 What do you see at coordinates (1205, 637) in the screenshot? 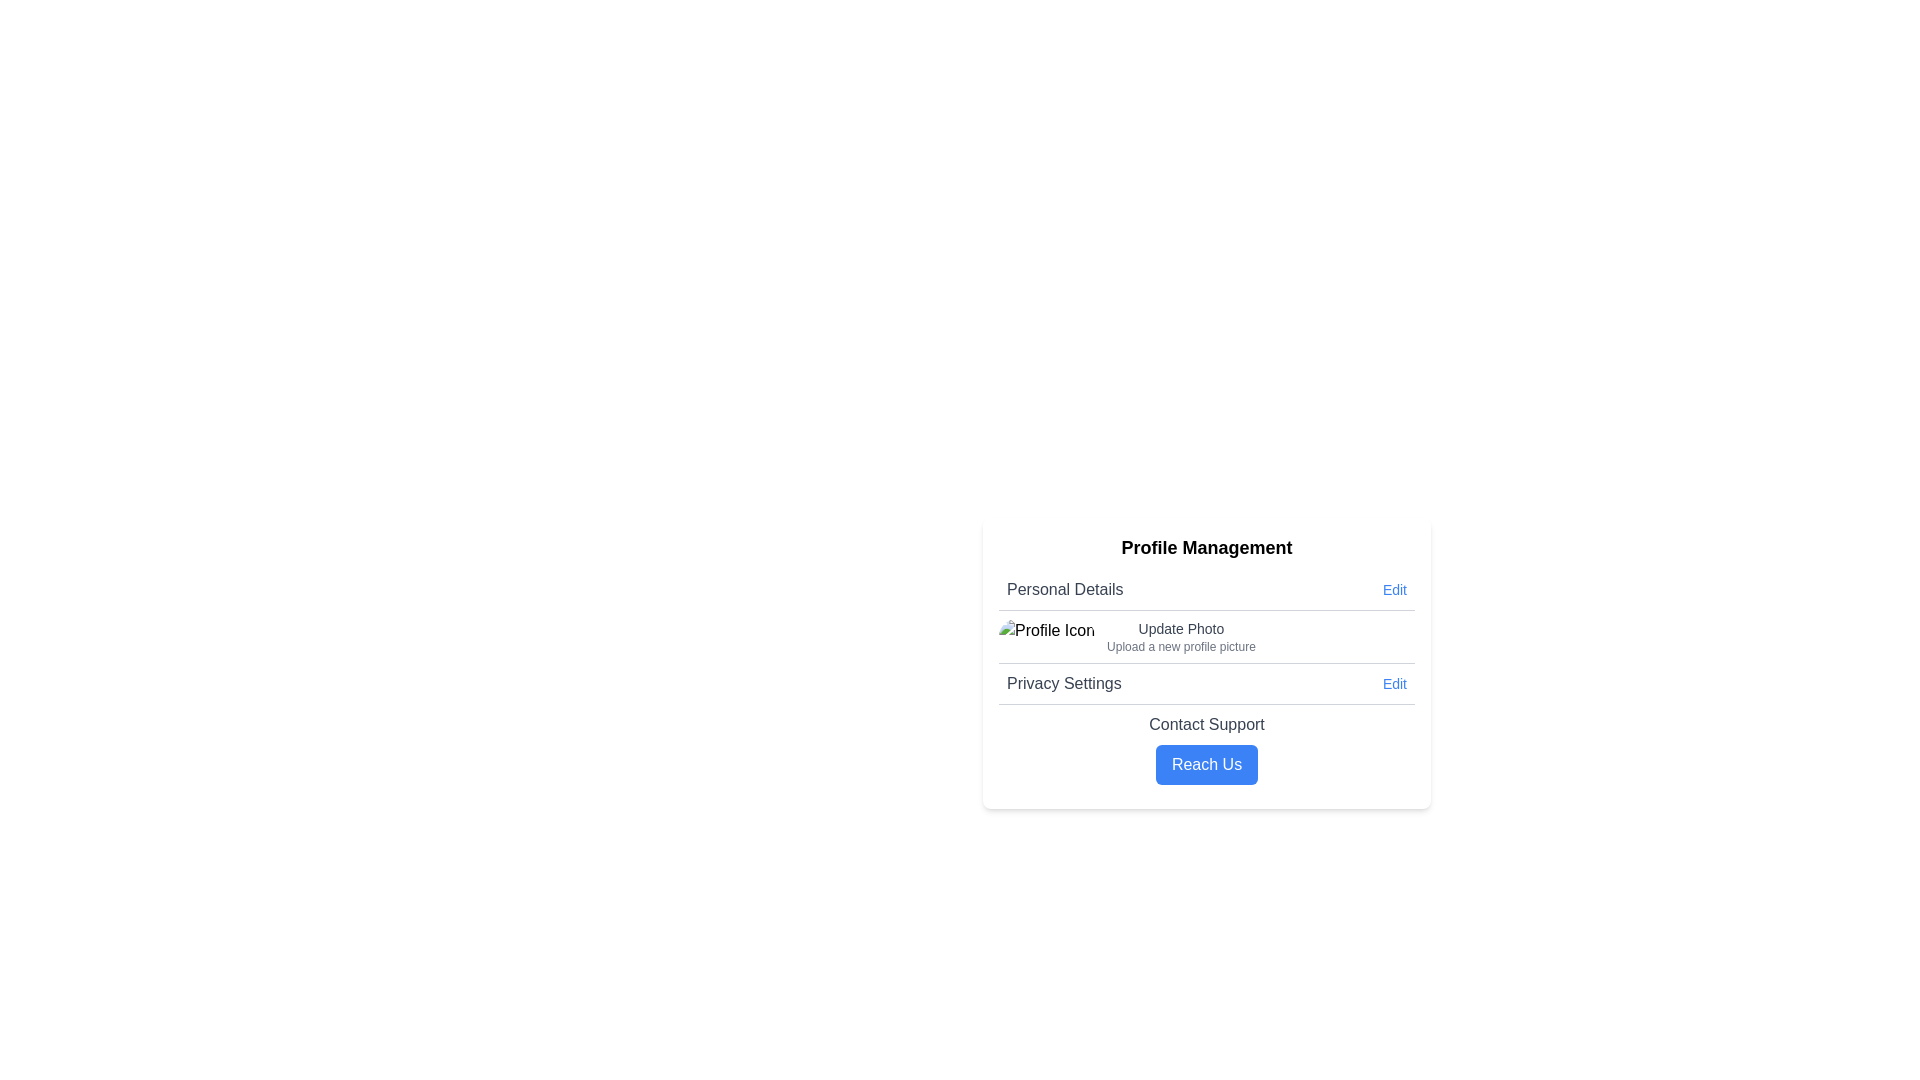
I see `the informational panel element featuring a circular profile icon and text that reads 'Update Photo' and 'Upload a new profile picture'` at bounding box center [1205, 637].